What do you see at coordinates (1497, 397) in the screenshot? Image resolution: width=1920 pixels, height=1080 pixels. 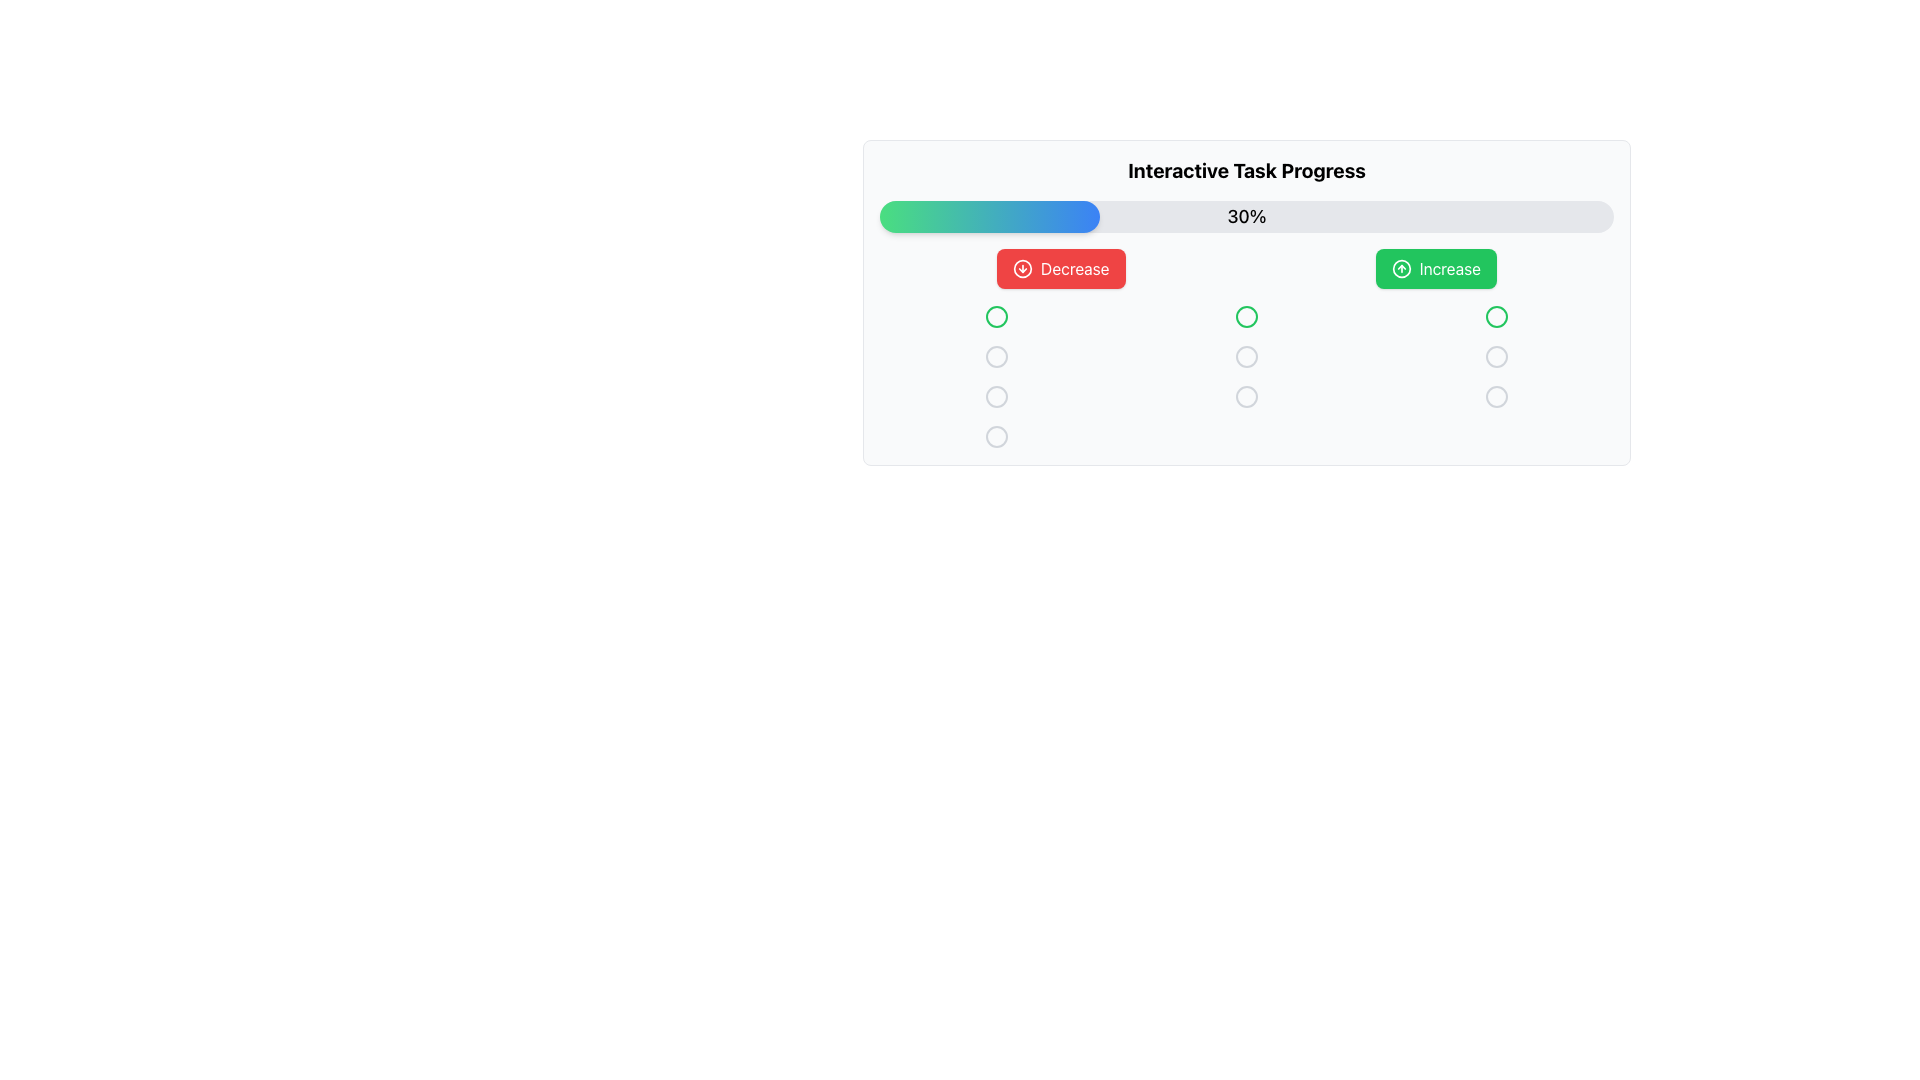 I see `the circular graphical indicator located in the bottom-right part of the layout, styled with a thin gray border and no visible fill` at bounding box center [1497, 397].